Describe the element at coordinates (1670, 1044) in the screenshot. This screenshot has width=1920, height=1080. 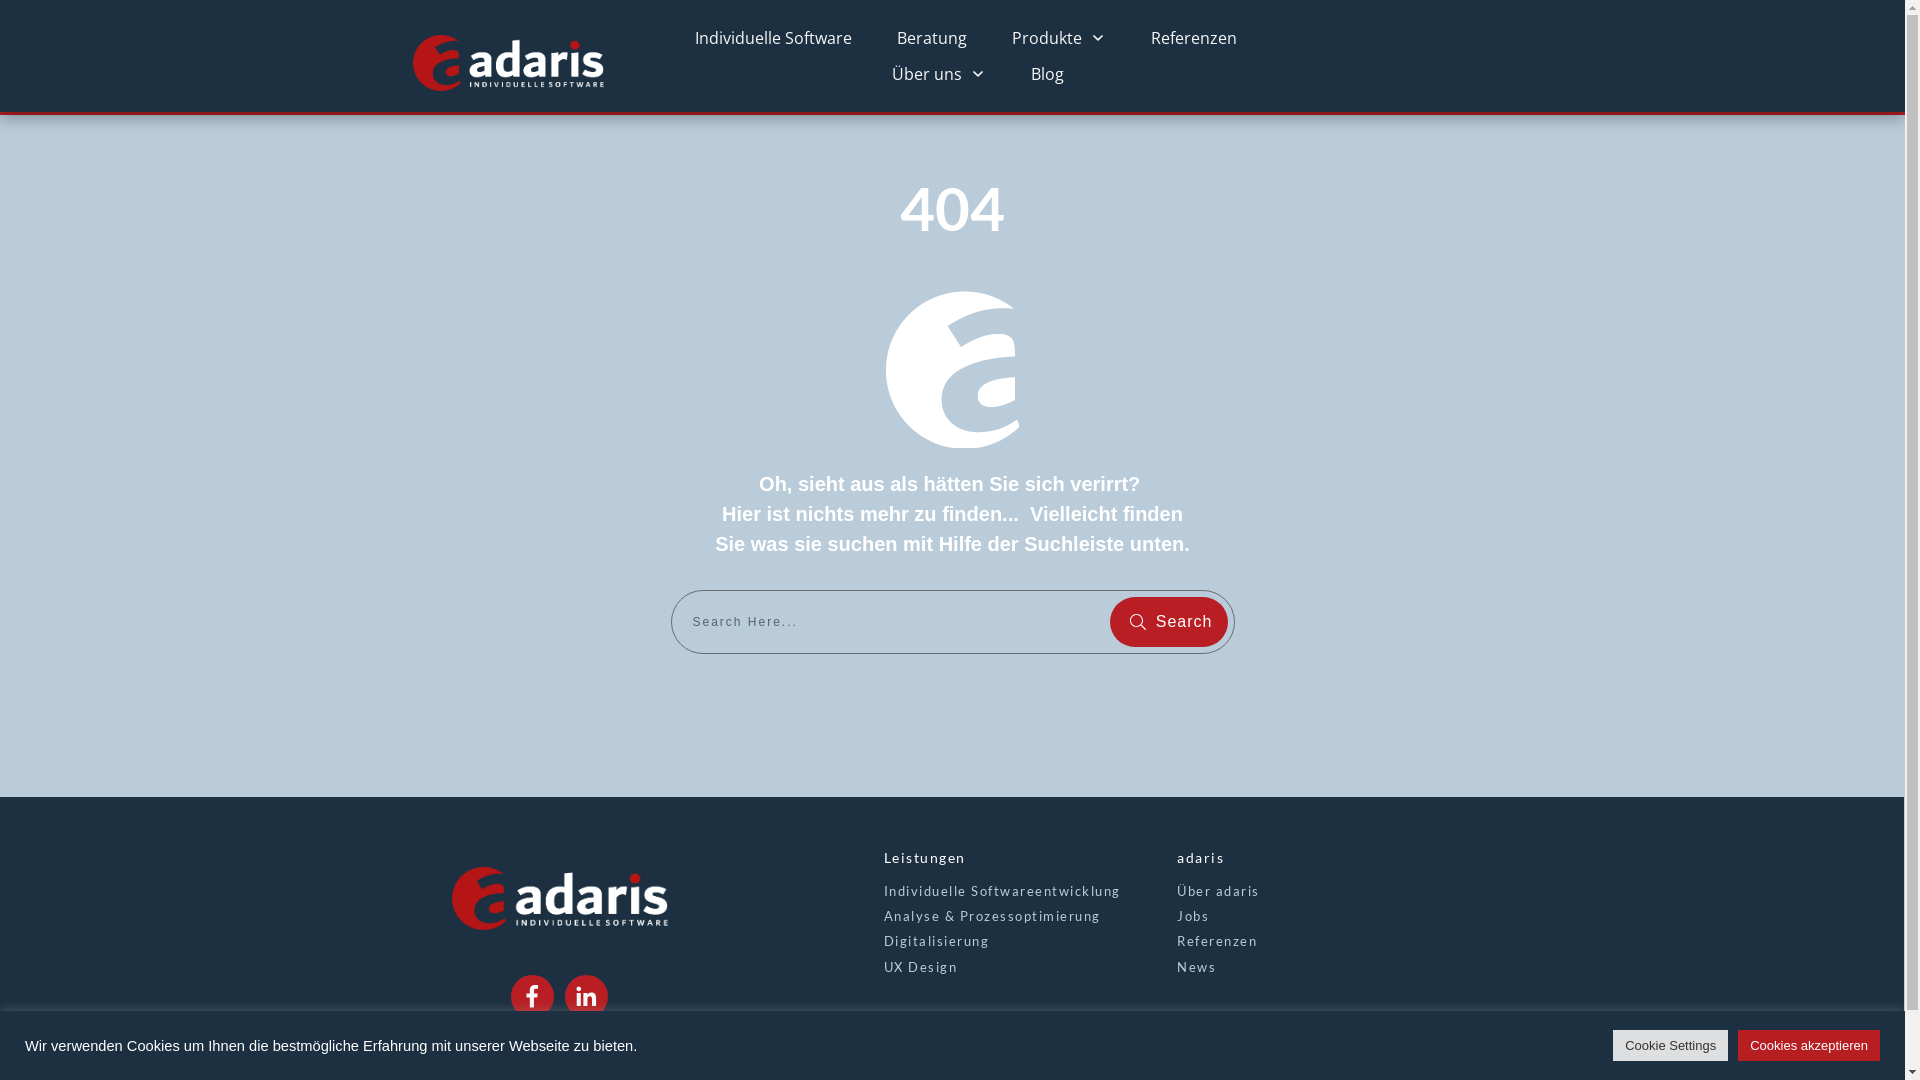
I see `'Cookie Settings'` at that location.